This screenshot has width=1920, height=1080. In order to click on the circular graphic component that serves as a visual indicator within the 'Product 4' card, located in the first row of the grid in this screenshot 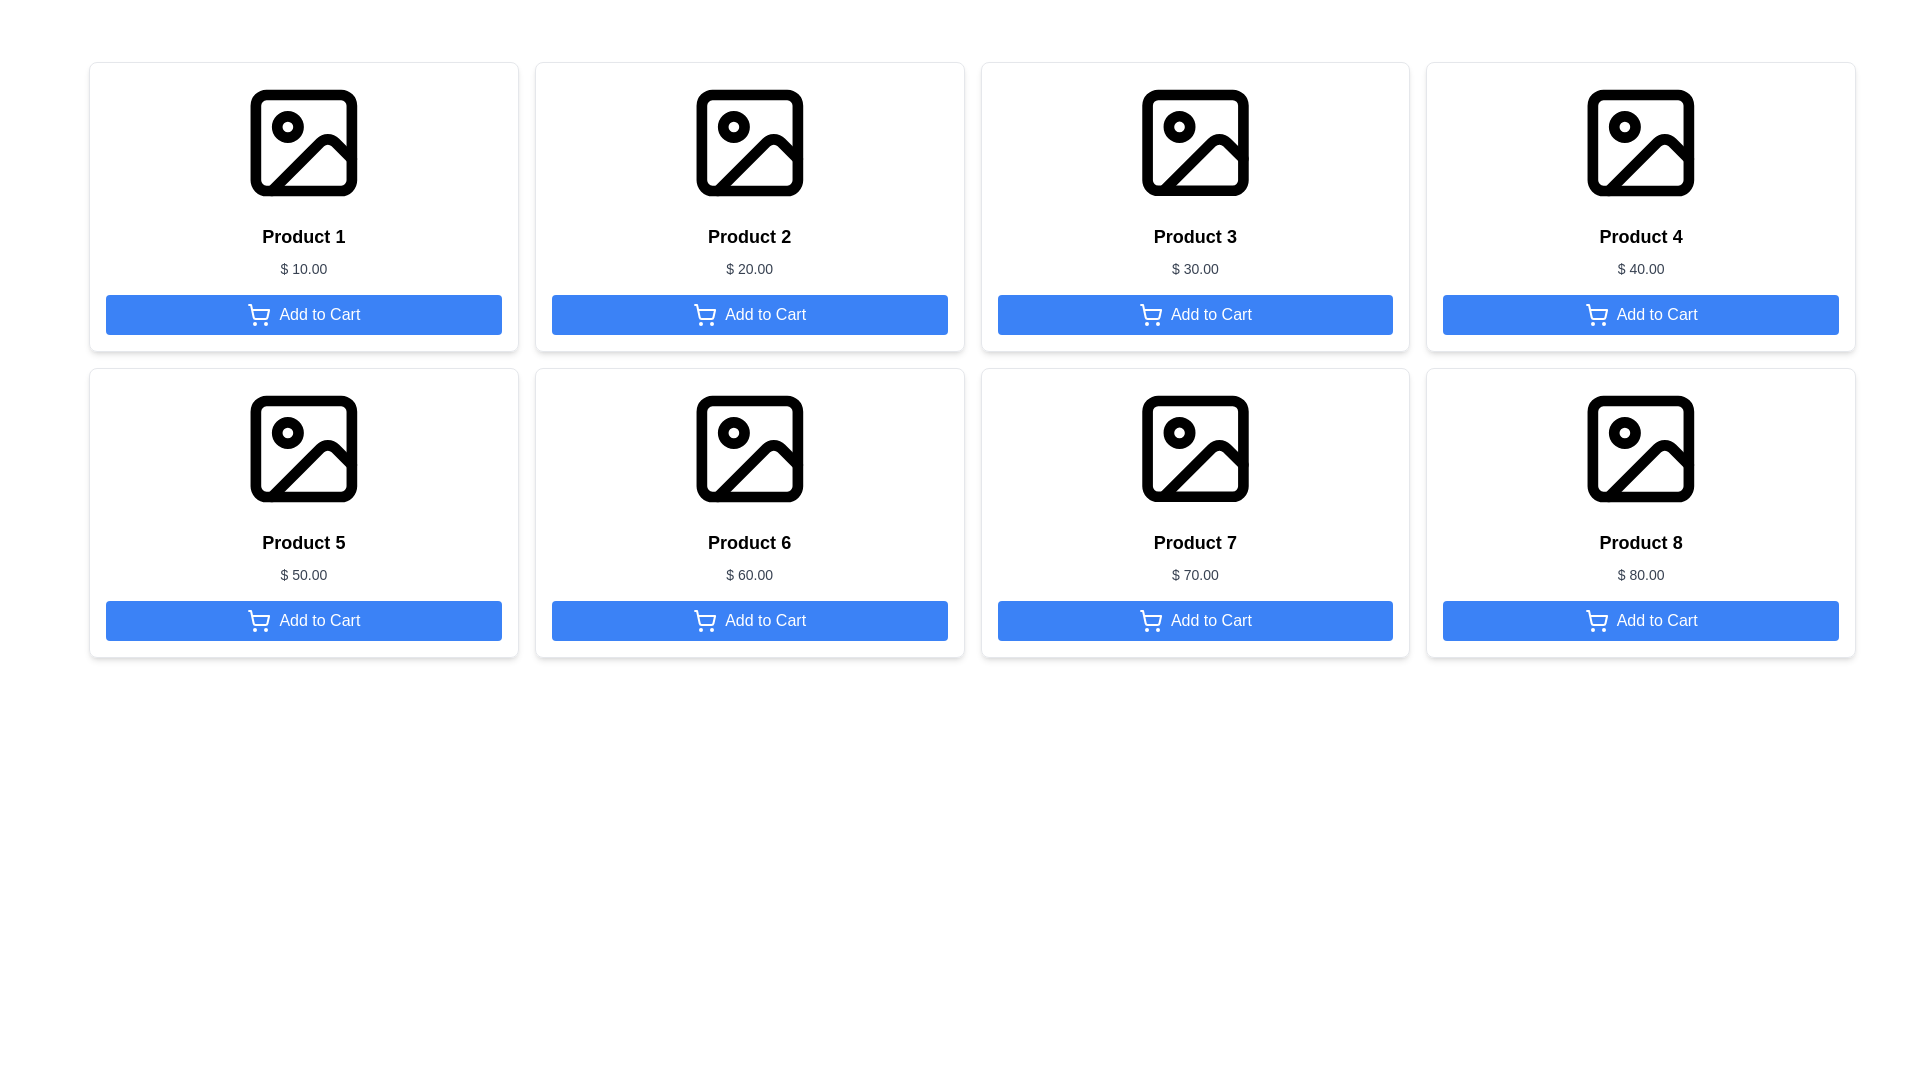, I will do `click(1625, 127)`.